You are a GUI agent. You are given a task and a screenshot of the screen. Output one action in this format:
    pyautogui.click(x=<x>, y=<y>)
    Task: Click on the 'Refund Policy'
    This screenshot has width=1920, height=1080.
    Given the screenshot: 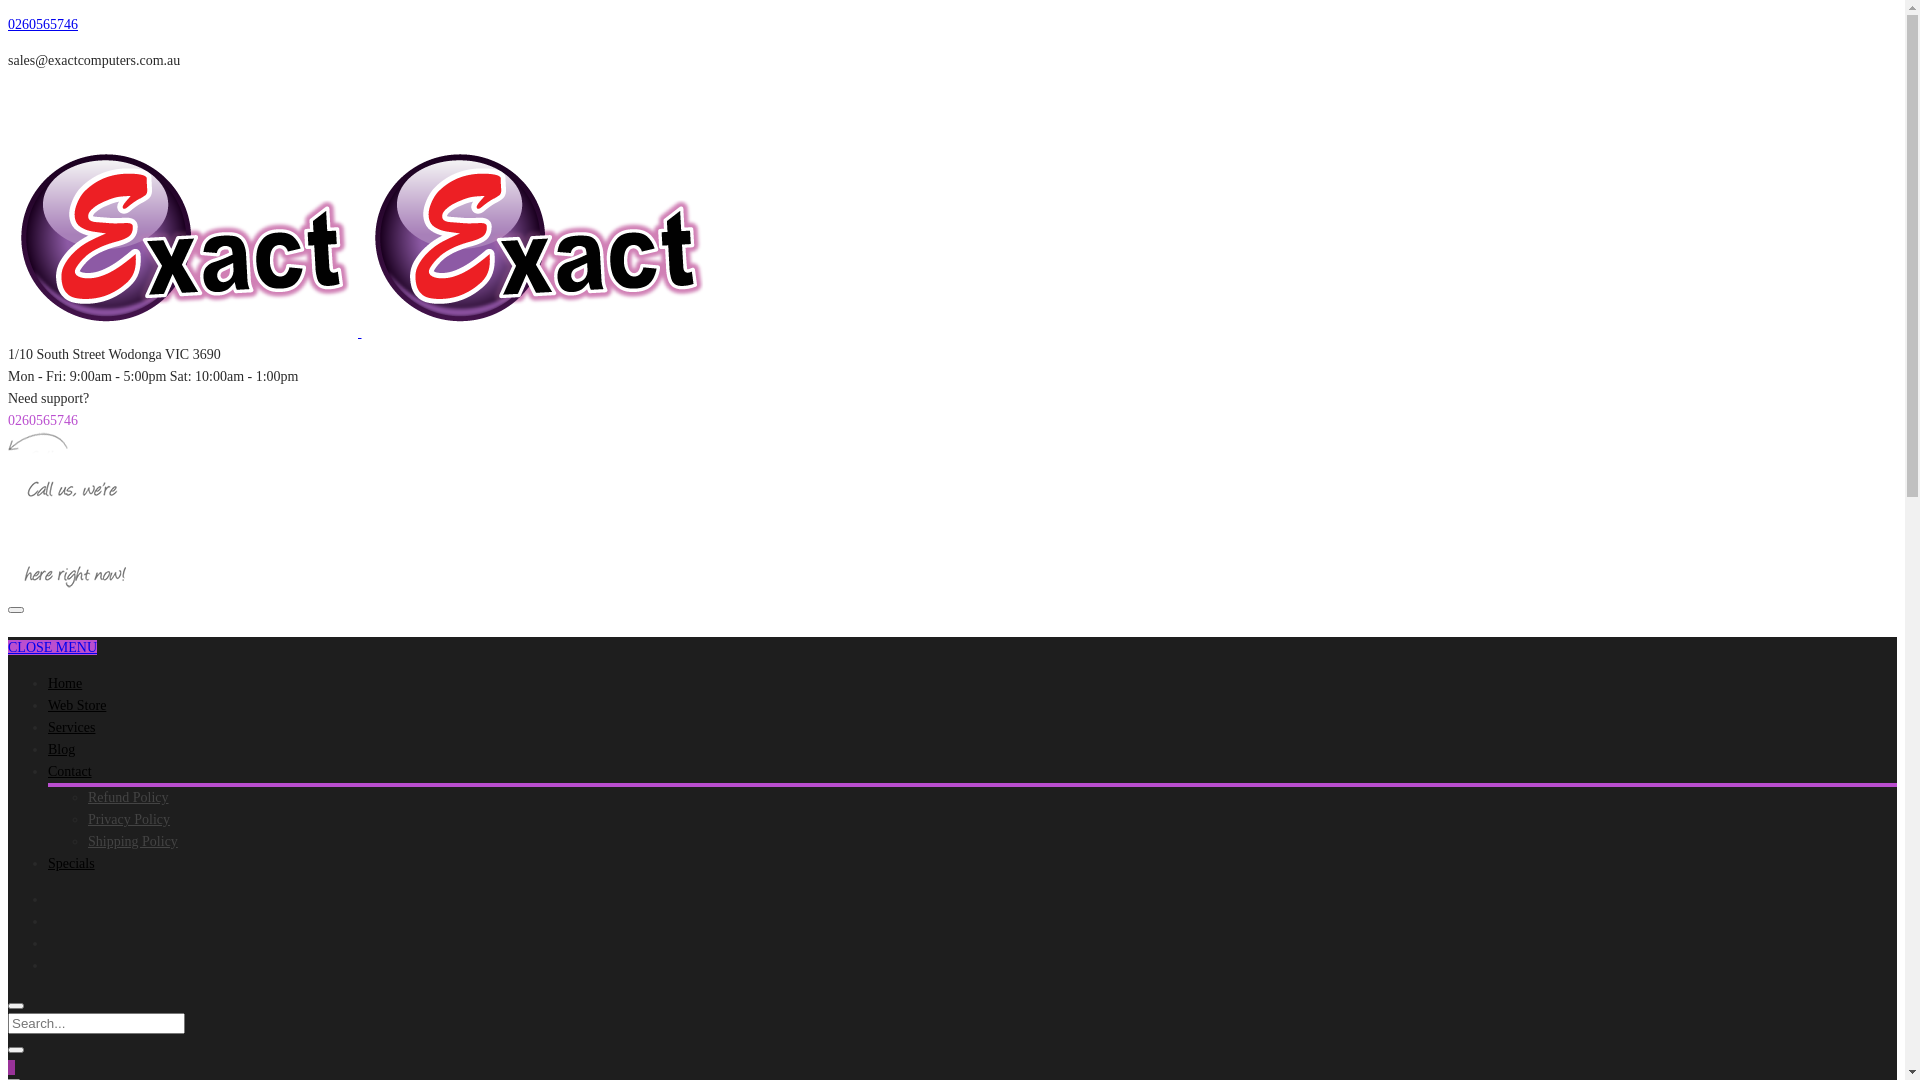 What is the action you would take?
    pyautogui.click(x=127, y=796)
    